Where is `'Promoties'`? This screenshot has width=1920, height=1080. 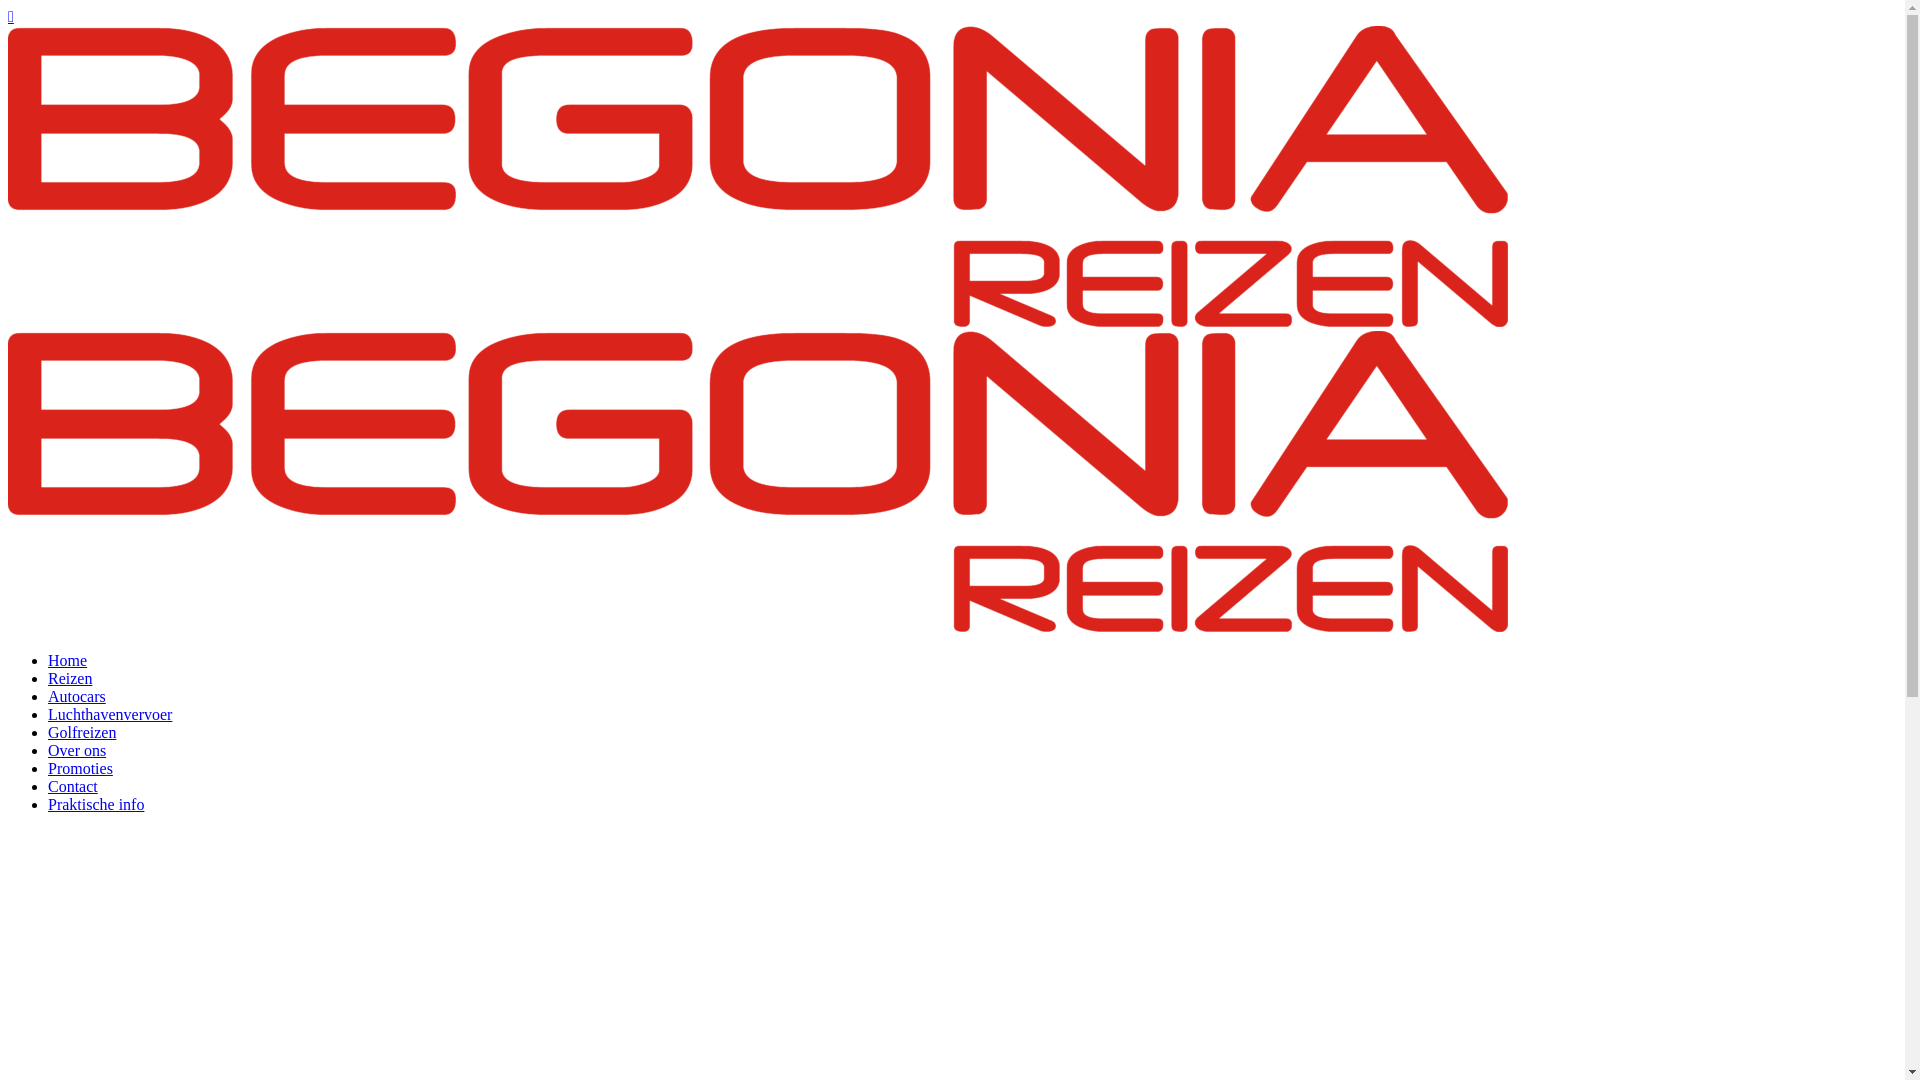 'Promoties' is located at coordinates (80, 767).